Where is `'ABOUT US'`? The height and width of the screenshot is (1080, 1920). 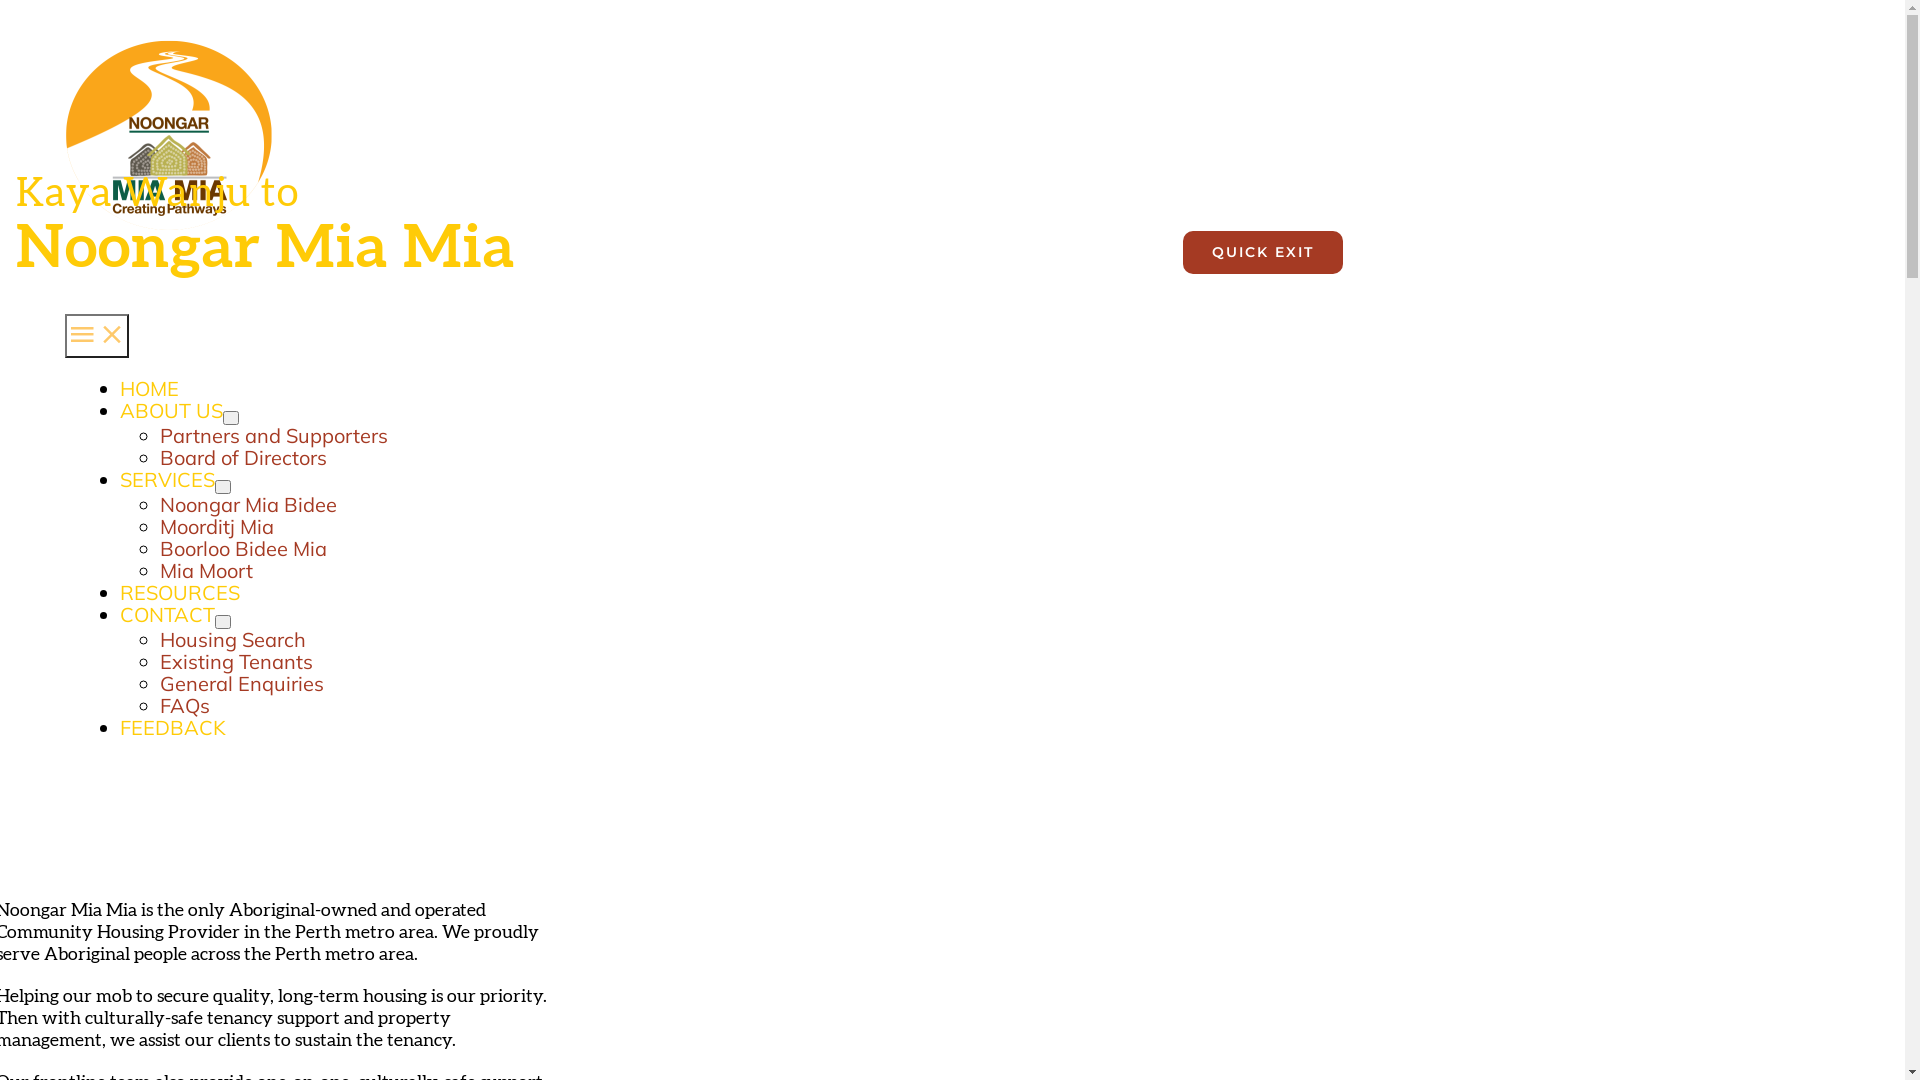
'ABOUT US' is located at coordinates (171, 409).